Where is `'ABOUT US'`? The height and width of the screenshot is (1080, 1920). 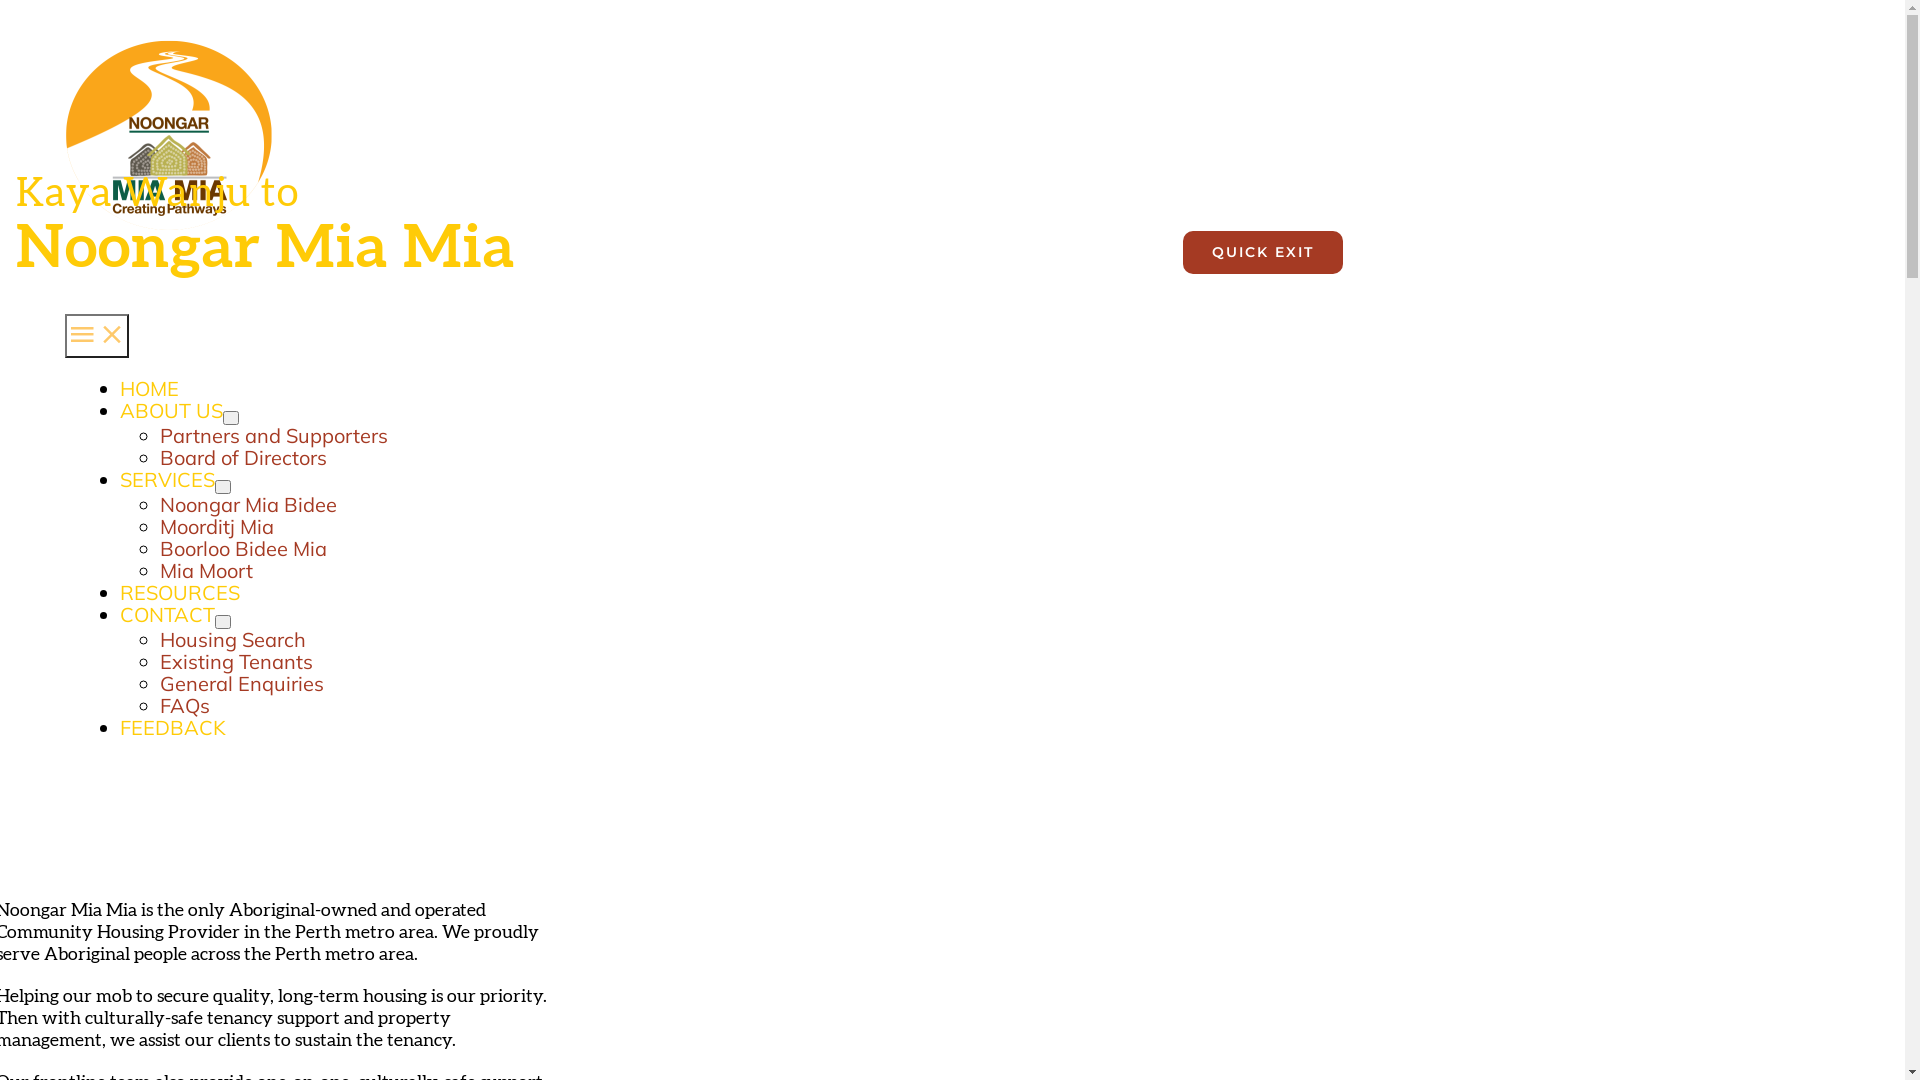
'ABOUT US' is located at coordinates (171, 409).